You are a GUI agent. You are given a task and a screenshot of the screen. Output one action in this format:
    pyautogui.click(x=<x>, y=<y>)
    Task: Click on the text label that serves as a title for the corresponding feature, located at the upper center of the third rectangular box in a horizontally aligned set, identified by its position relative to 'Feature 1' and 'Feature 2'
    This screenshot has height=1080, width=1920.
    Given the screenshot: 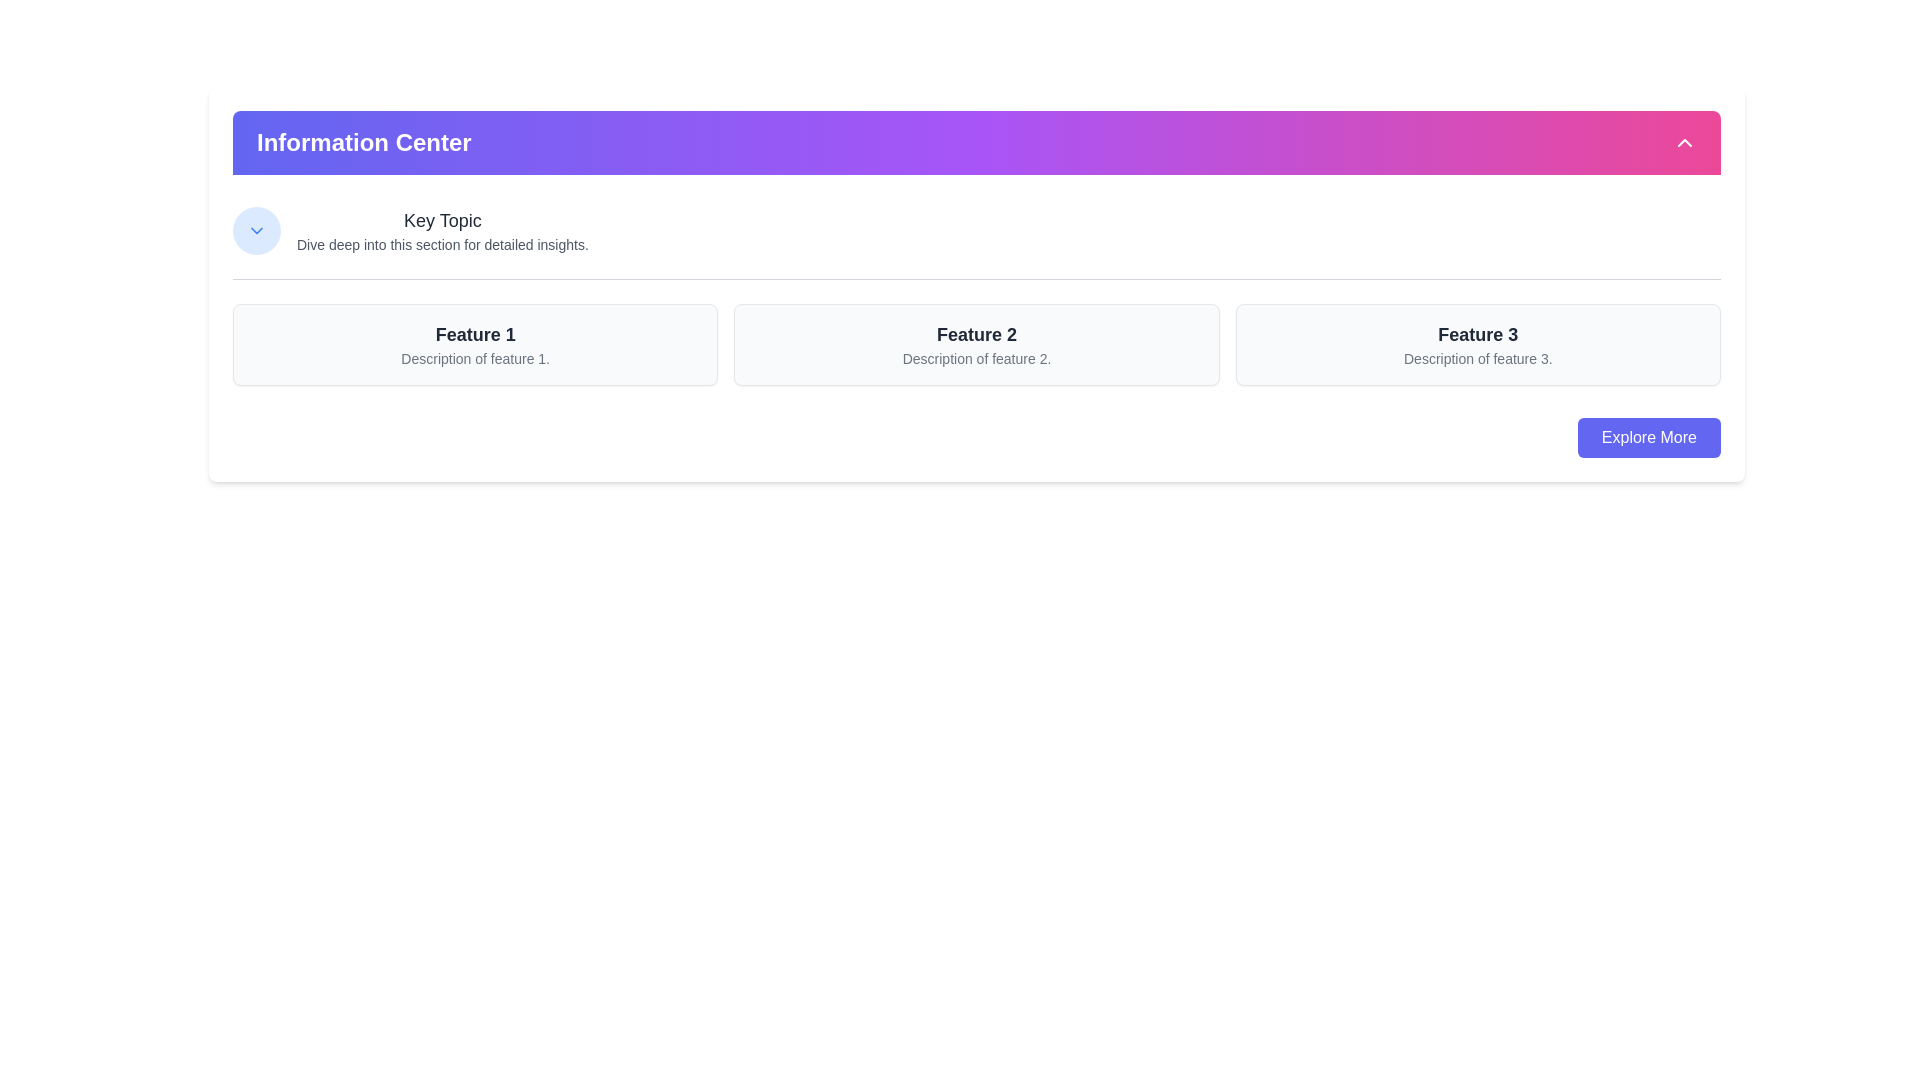 What is the action you would take?
    pyautogui.click(x=1478, y=334)
    